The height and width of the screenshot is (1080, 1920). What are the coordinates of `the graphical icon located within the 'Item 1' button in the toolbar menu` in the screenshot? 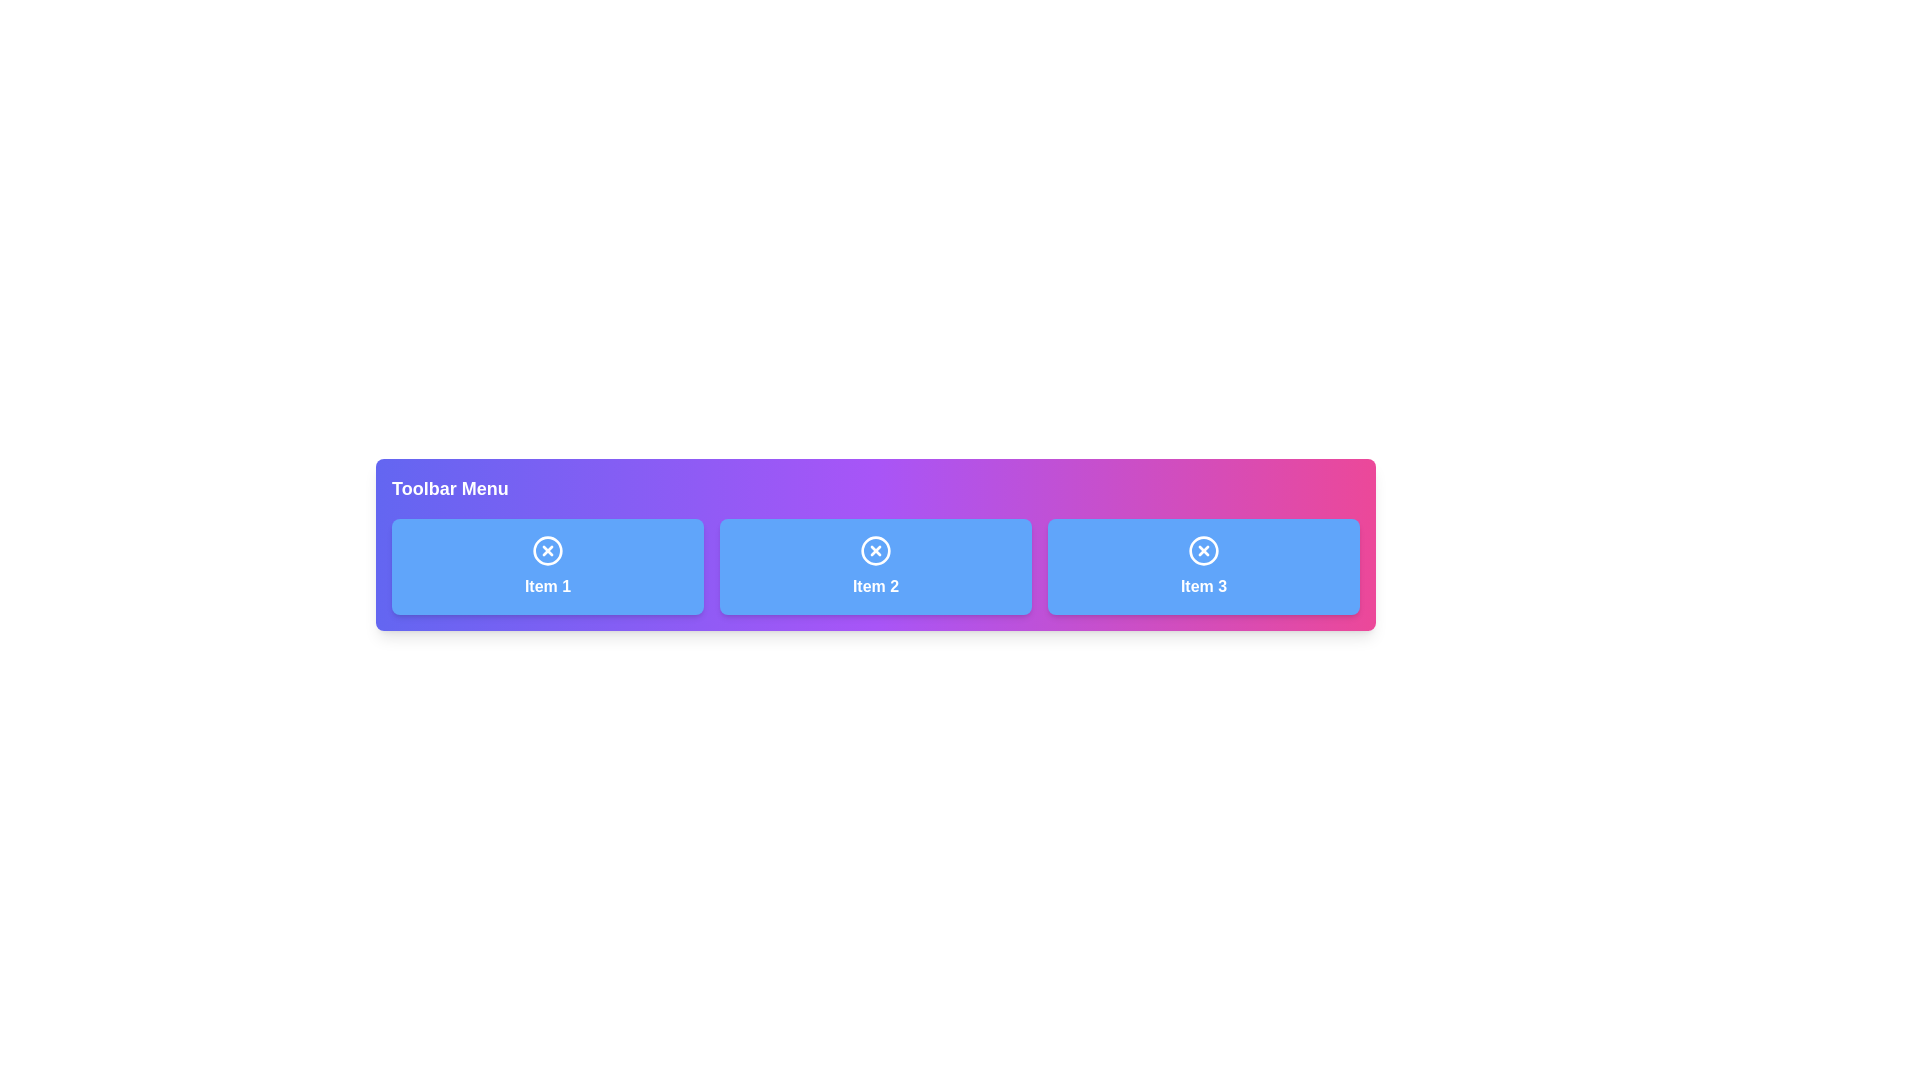 It's located at (547, 551).